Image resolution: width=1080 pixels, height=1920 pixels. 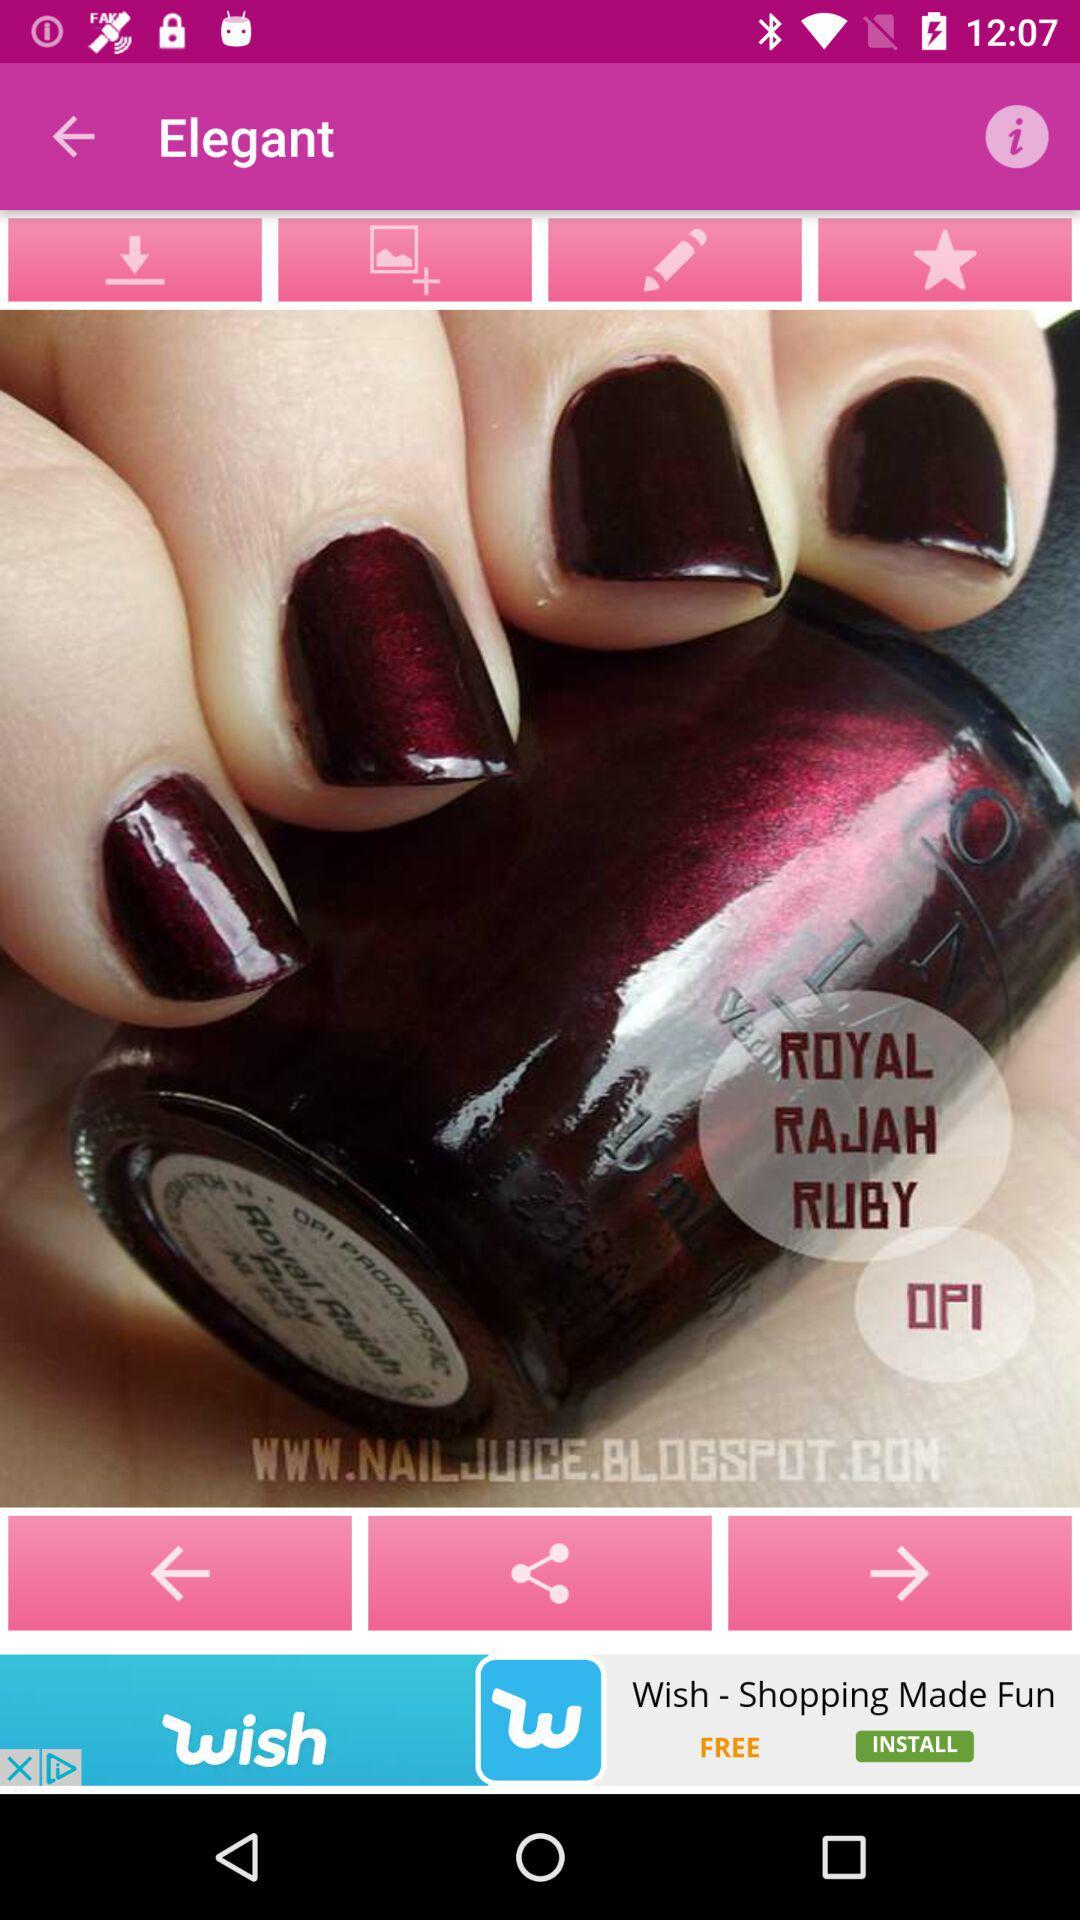 What do you see at coordinates (898, 1572) in the screenshot?
I see `the add icon` at bounding box center [898, 1572].